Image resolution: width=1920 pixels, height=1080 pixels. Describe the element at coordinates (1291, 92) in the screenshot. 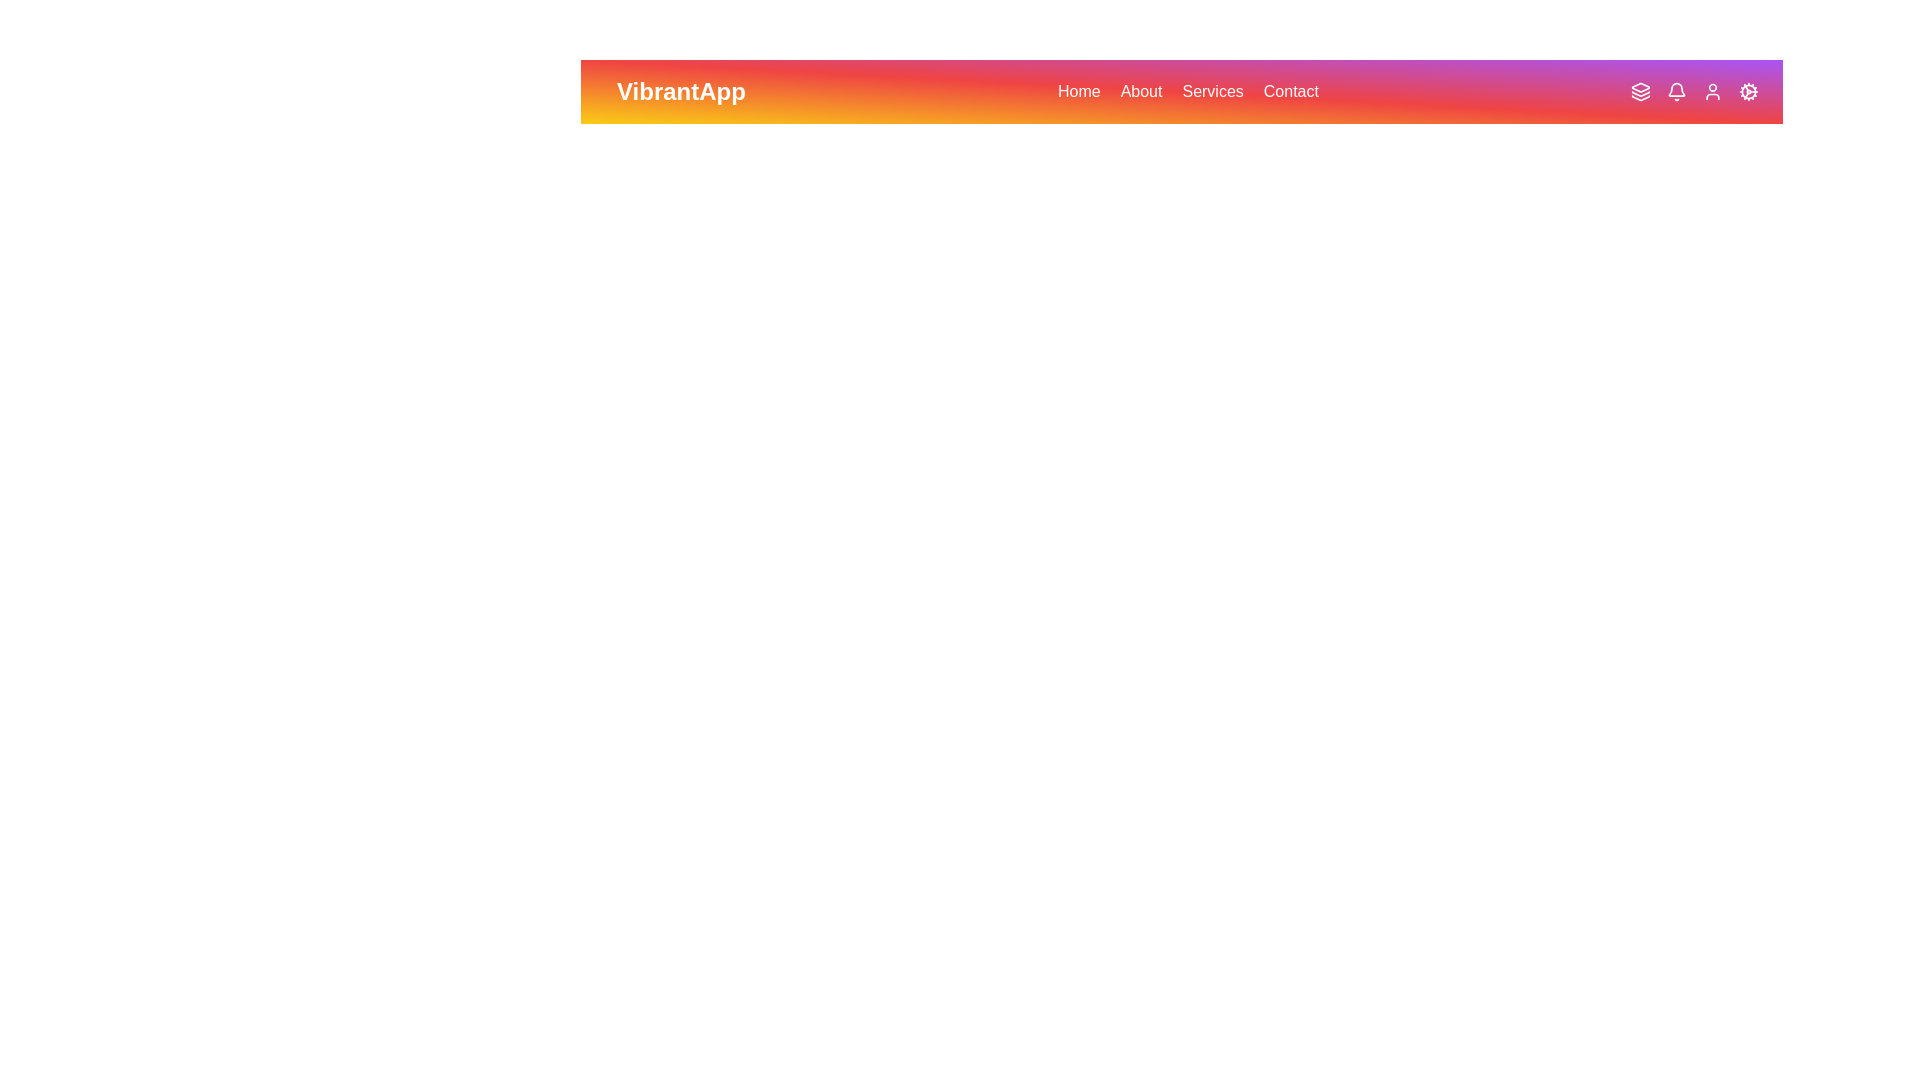

I see `the link labeled Contact to trigger its hover effect` at that location.